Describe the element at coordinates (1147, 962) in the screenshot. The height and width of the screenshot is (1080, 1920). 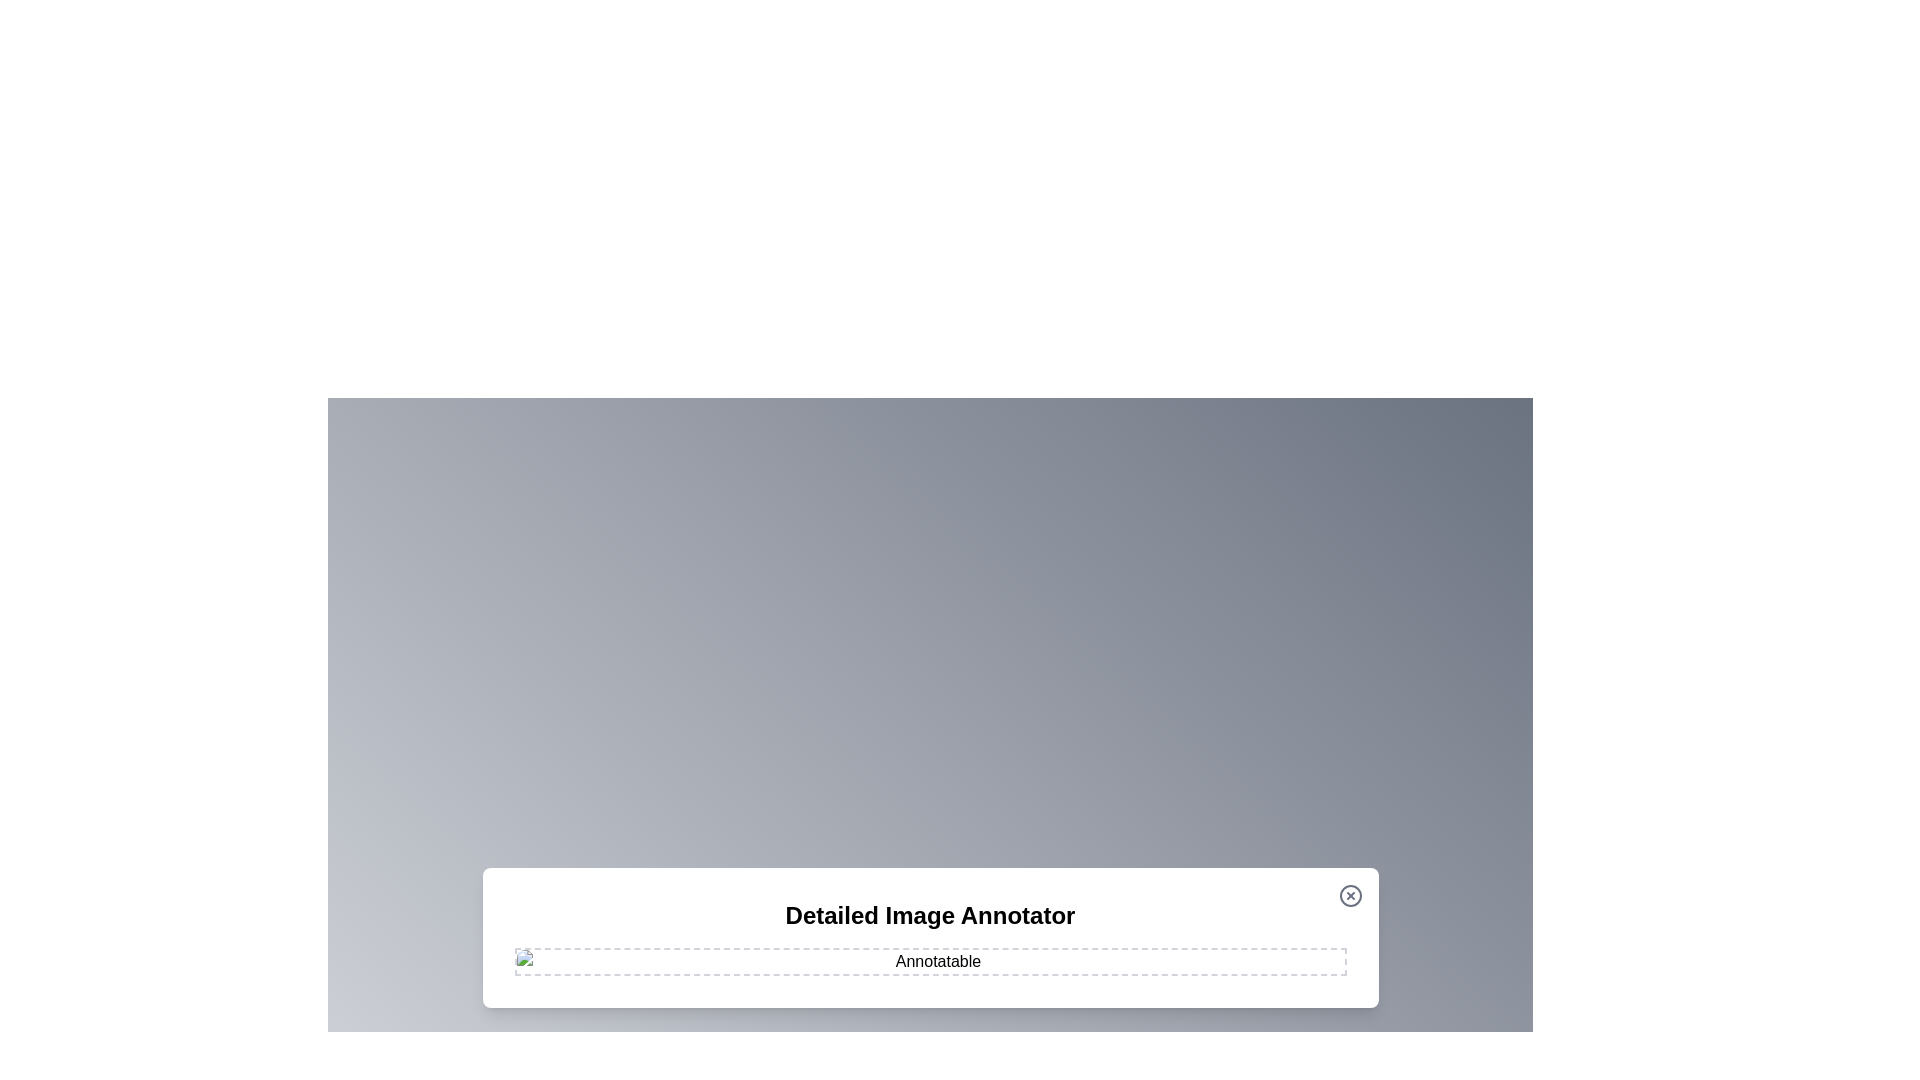
I see `the image at coordinates (1147, 963) to add an annotation` at that location.